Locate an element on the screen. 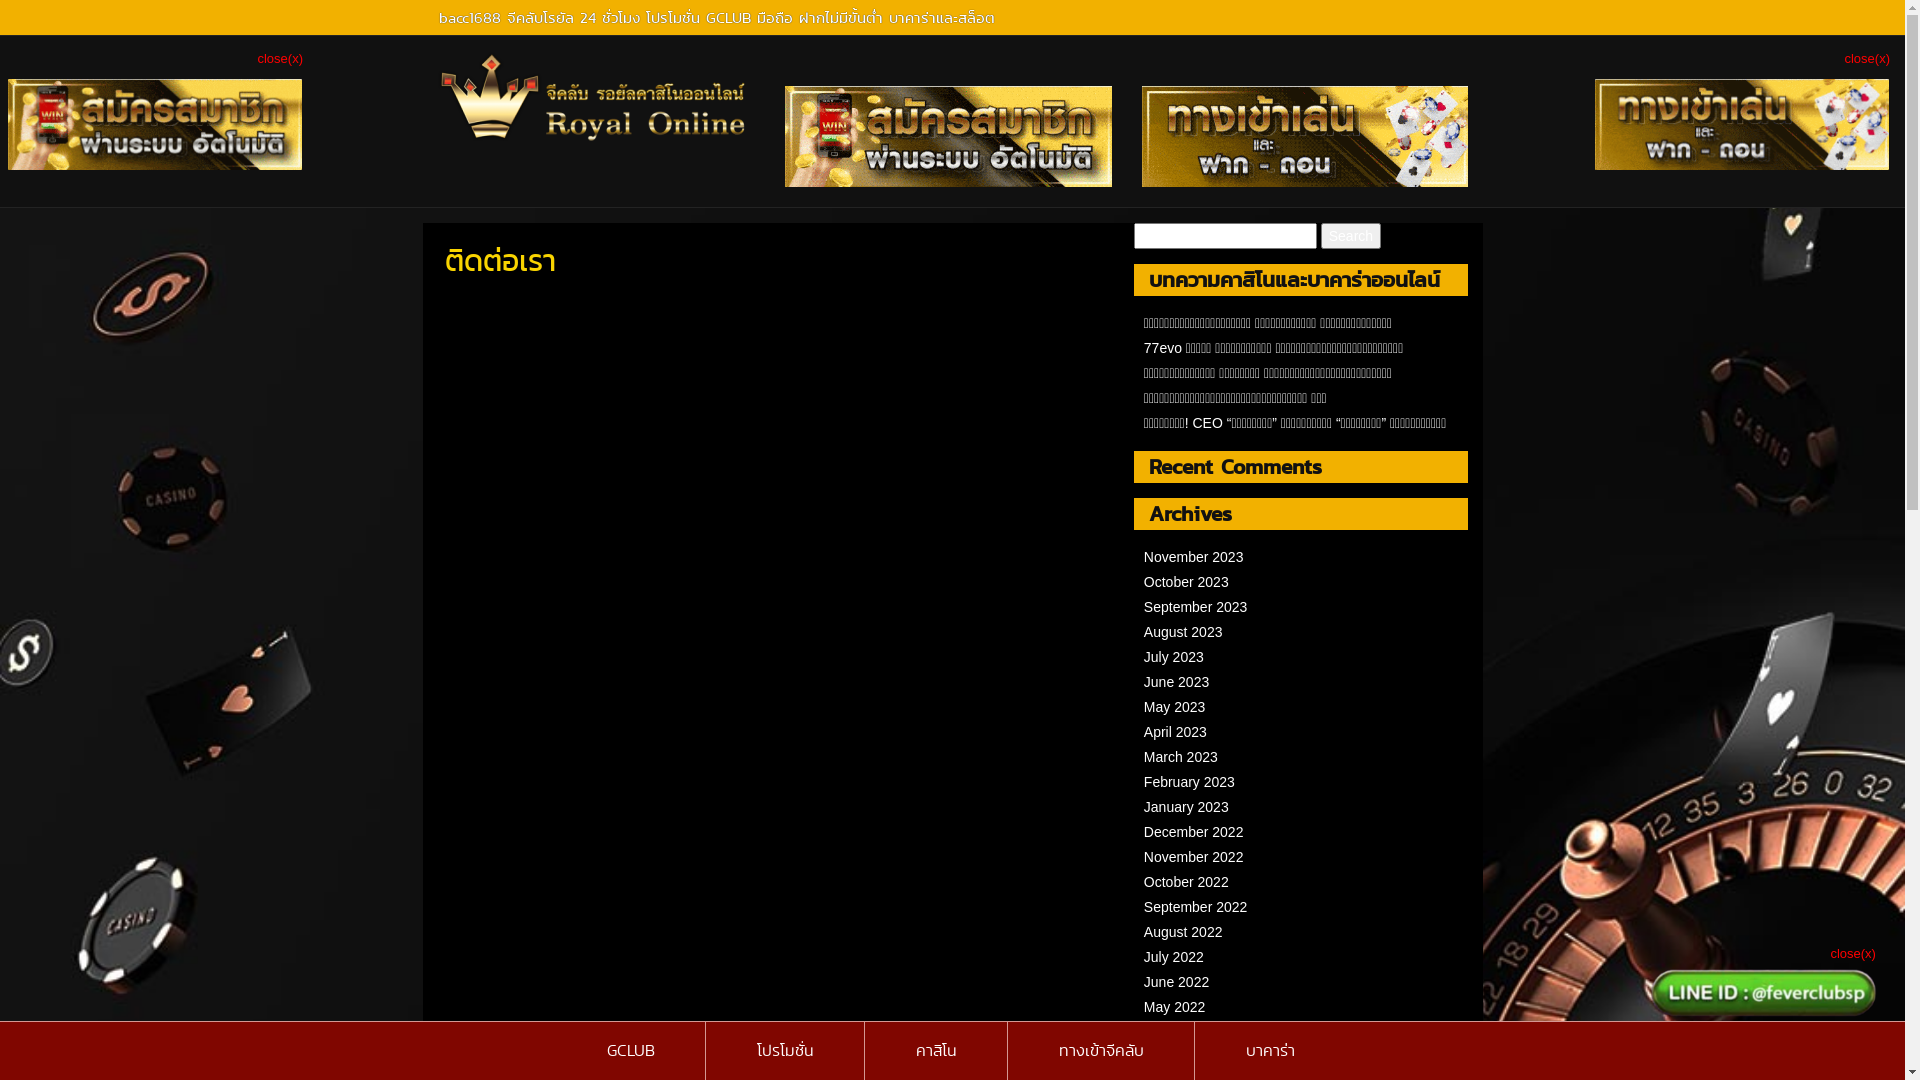 This screenshot has width=1920, height=1080. 'February 2023' is located at coordinates (1189, 781).